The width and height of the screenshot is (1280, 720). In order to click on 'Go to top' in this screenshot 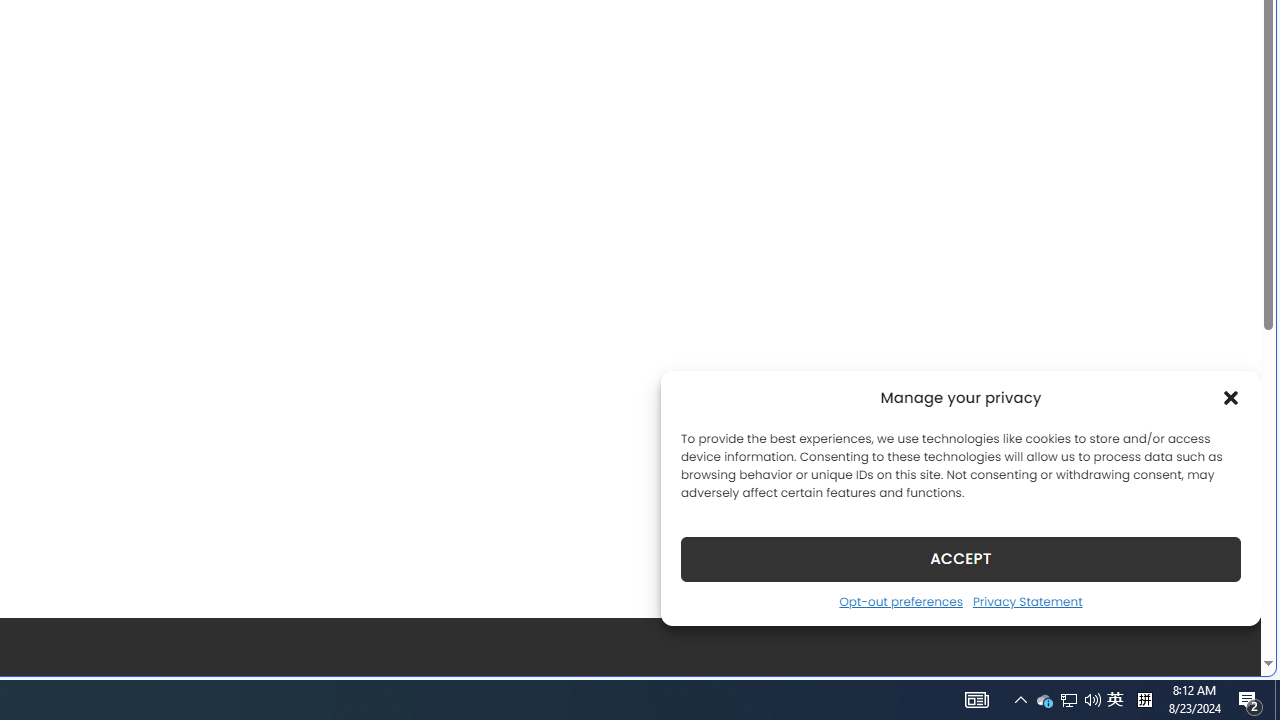, I will do `click(1219, 648)`.